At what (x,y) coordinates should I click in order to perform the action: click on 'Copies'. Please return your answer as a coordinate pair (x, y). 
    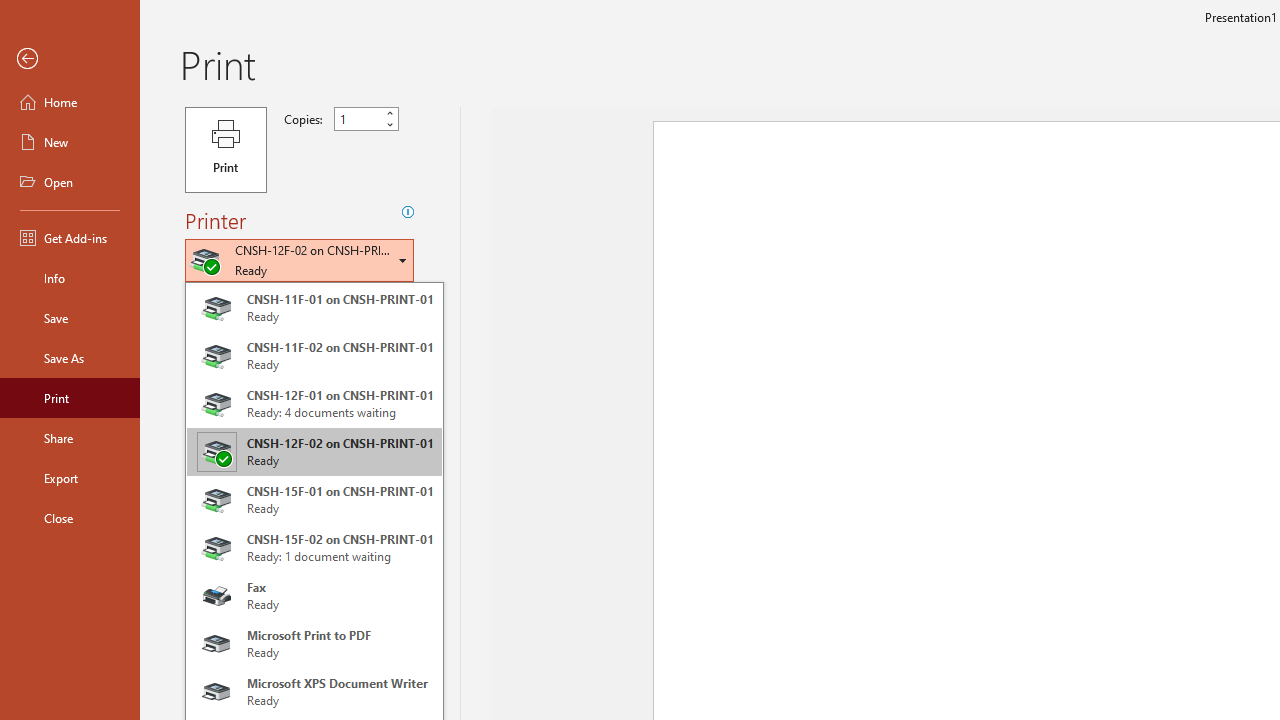
    Looking at the image, I should click on (358, 119).